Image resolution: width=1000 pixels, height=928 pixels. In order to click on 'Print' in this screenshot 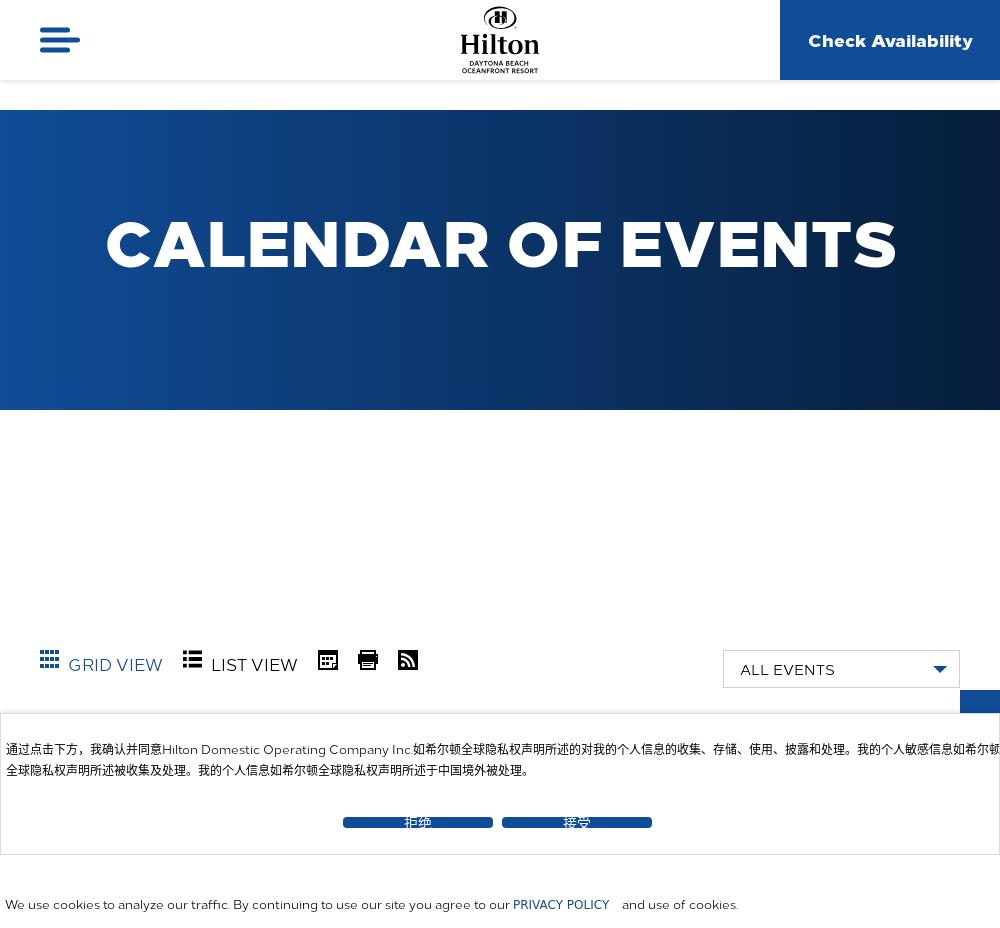, I will do `click(378, 684)`.